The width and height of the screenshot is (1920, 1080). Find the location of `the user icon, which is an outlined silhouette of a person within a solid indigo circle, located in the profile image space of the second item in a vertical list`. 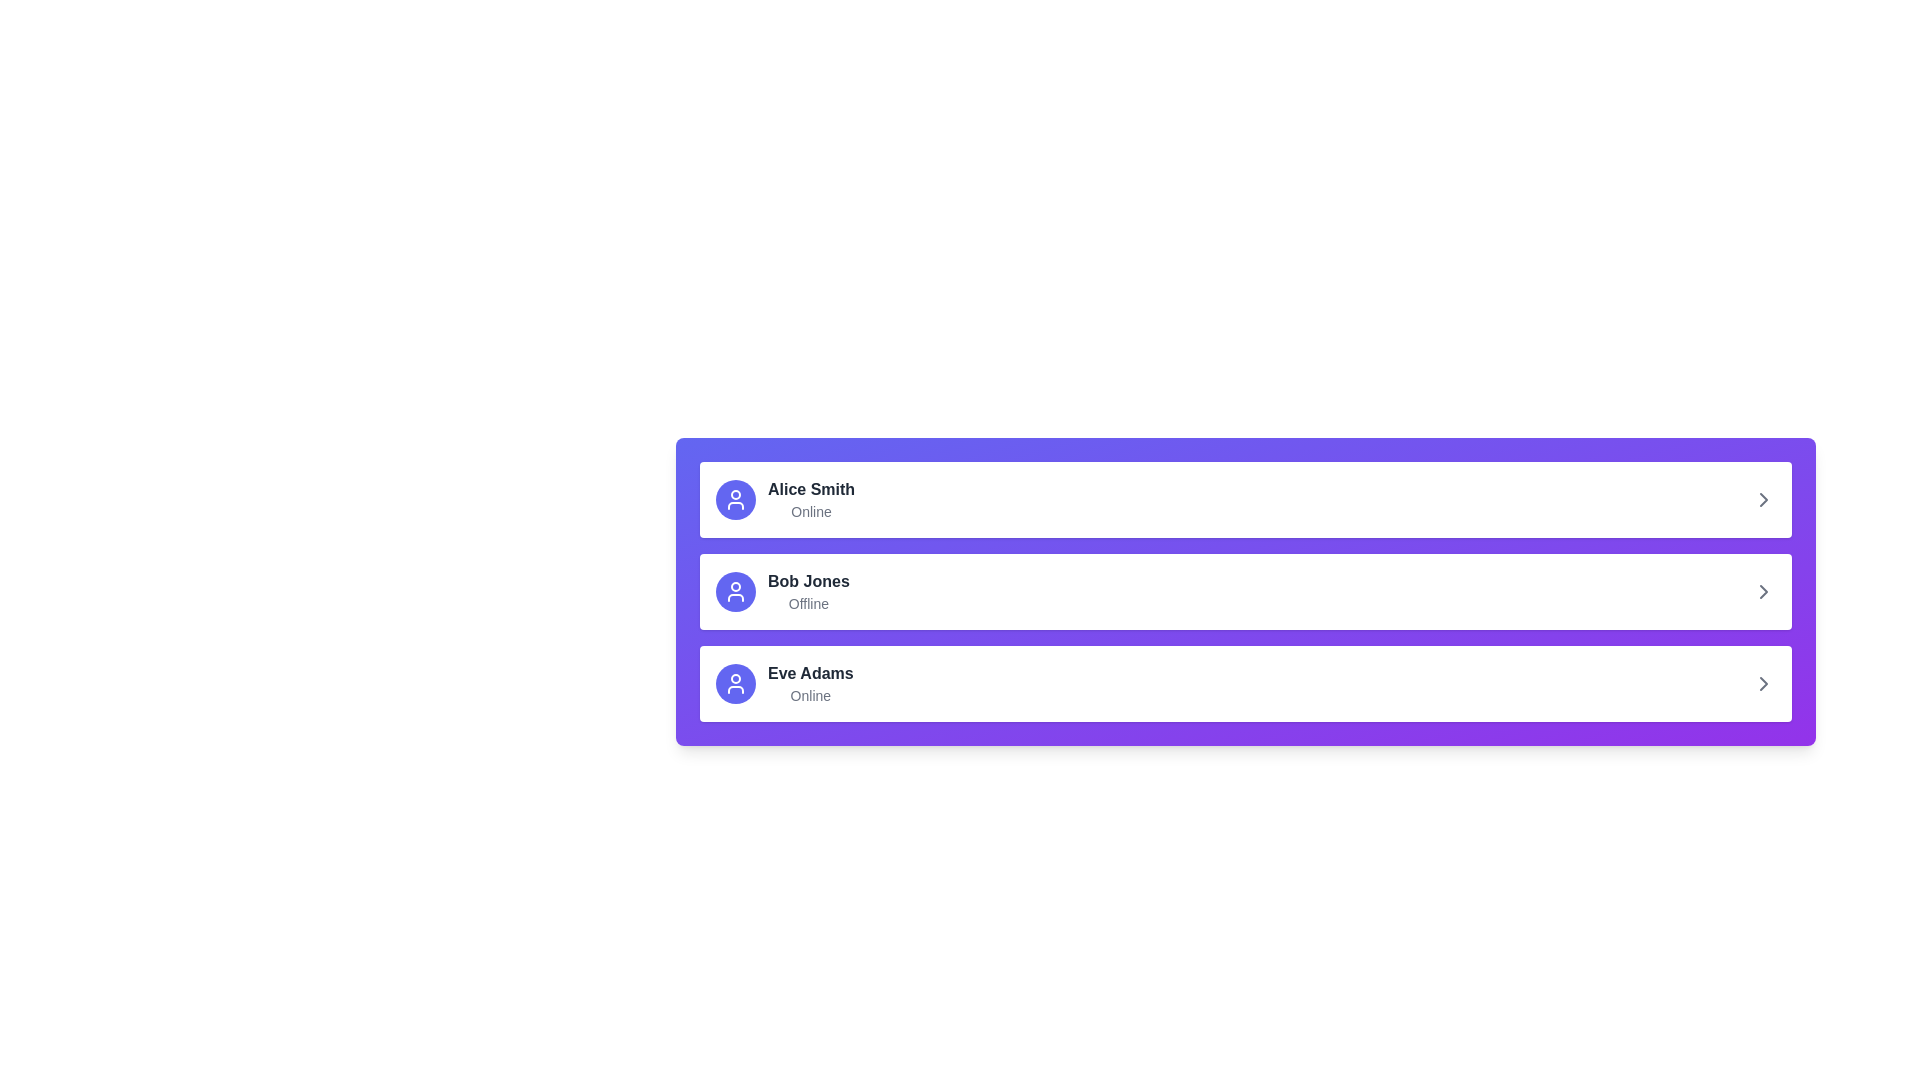

the user icon, which is an outlined silhouette of a person within a solid indigo circle, located in the profile image space of the second item in a vertical list is located at coordinates (734, 590).